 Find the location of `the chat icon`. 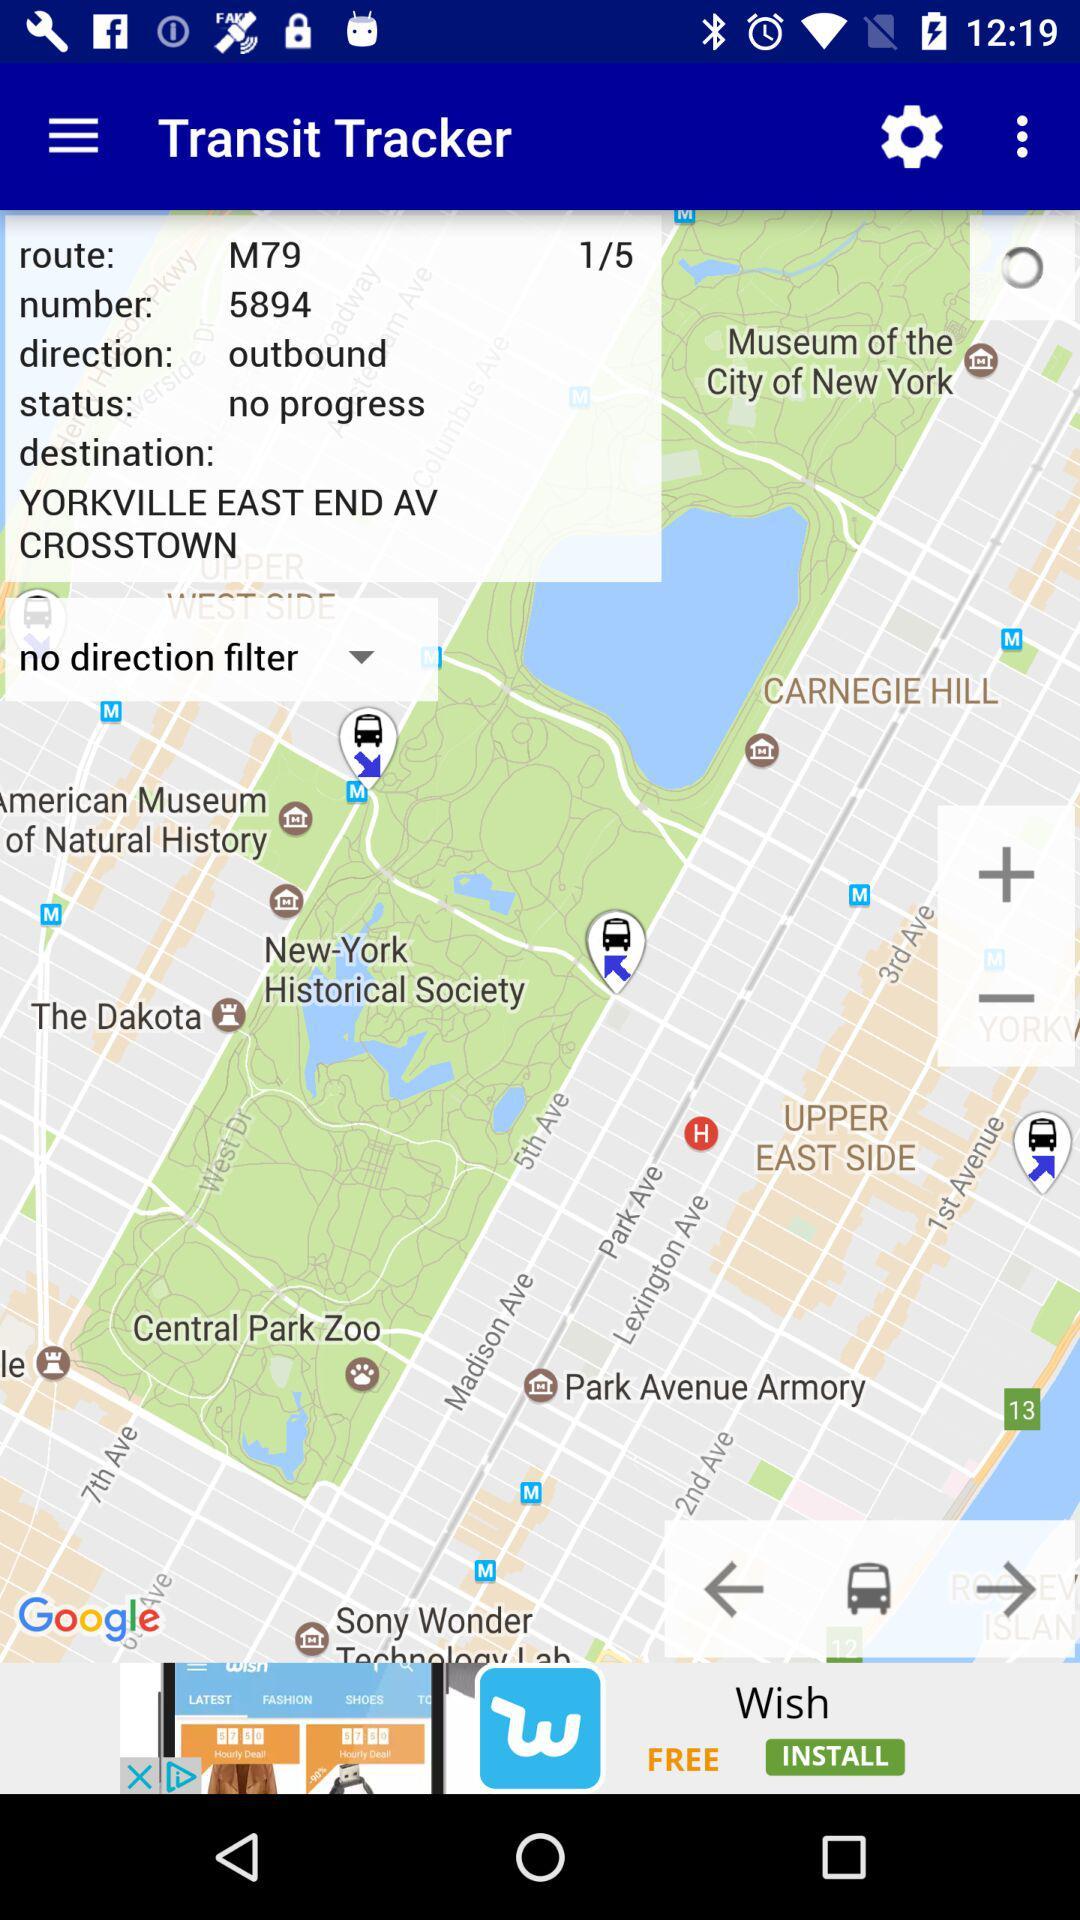

the chat icon is located at coordinates (868, 1587).